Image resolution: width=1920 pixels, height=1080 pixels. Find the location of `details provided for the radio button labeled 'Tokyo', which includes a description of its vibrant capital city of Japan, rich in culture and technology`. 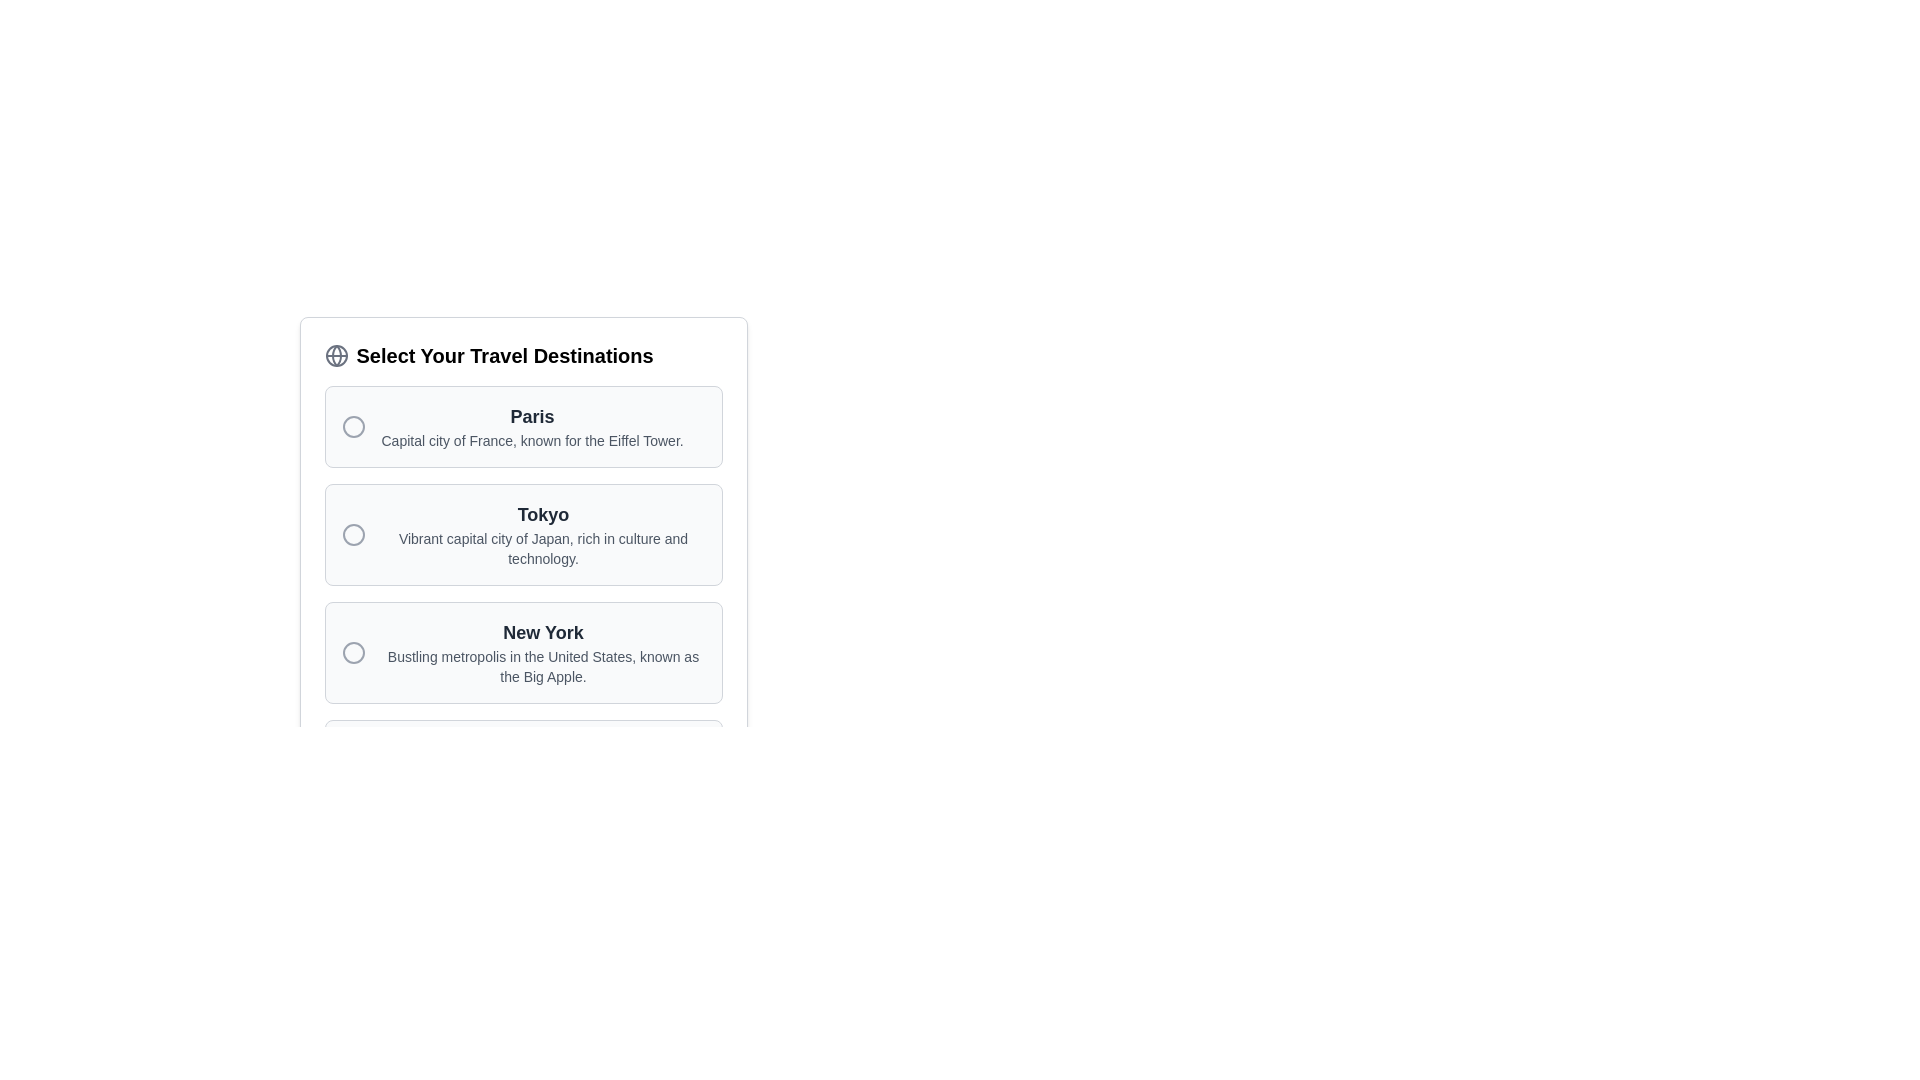

details provided for the radio button labeled 'Tokyo', which includes a description of its vibrant capital city of Japan, rich in culture and technology is located at coordinates (523, 534).